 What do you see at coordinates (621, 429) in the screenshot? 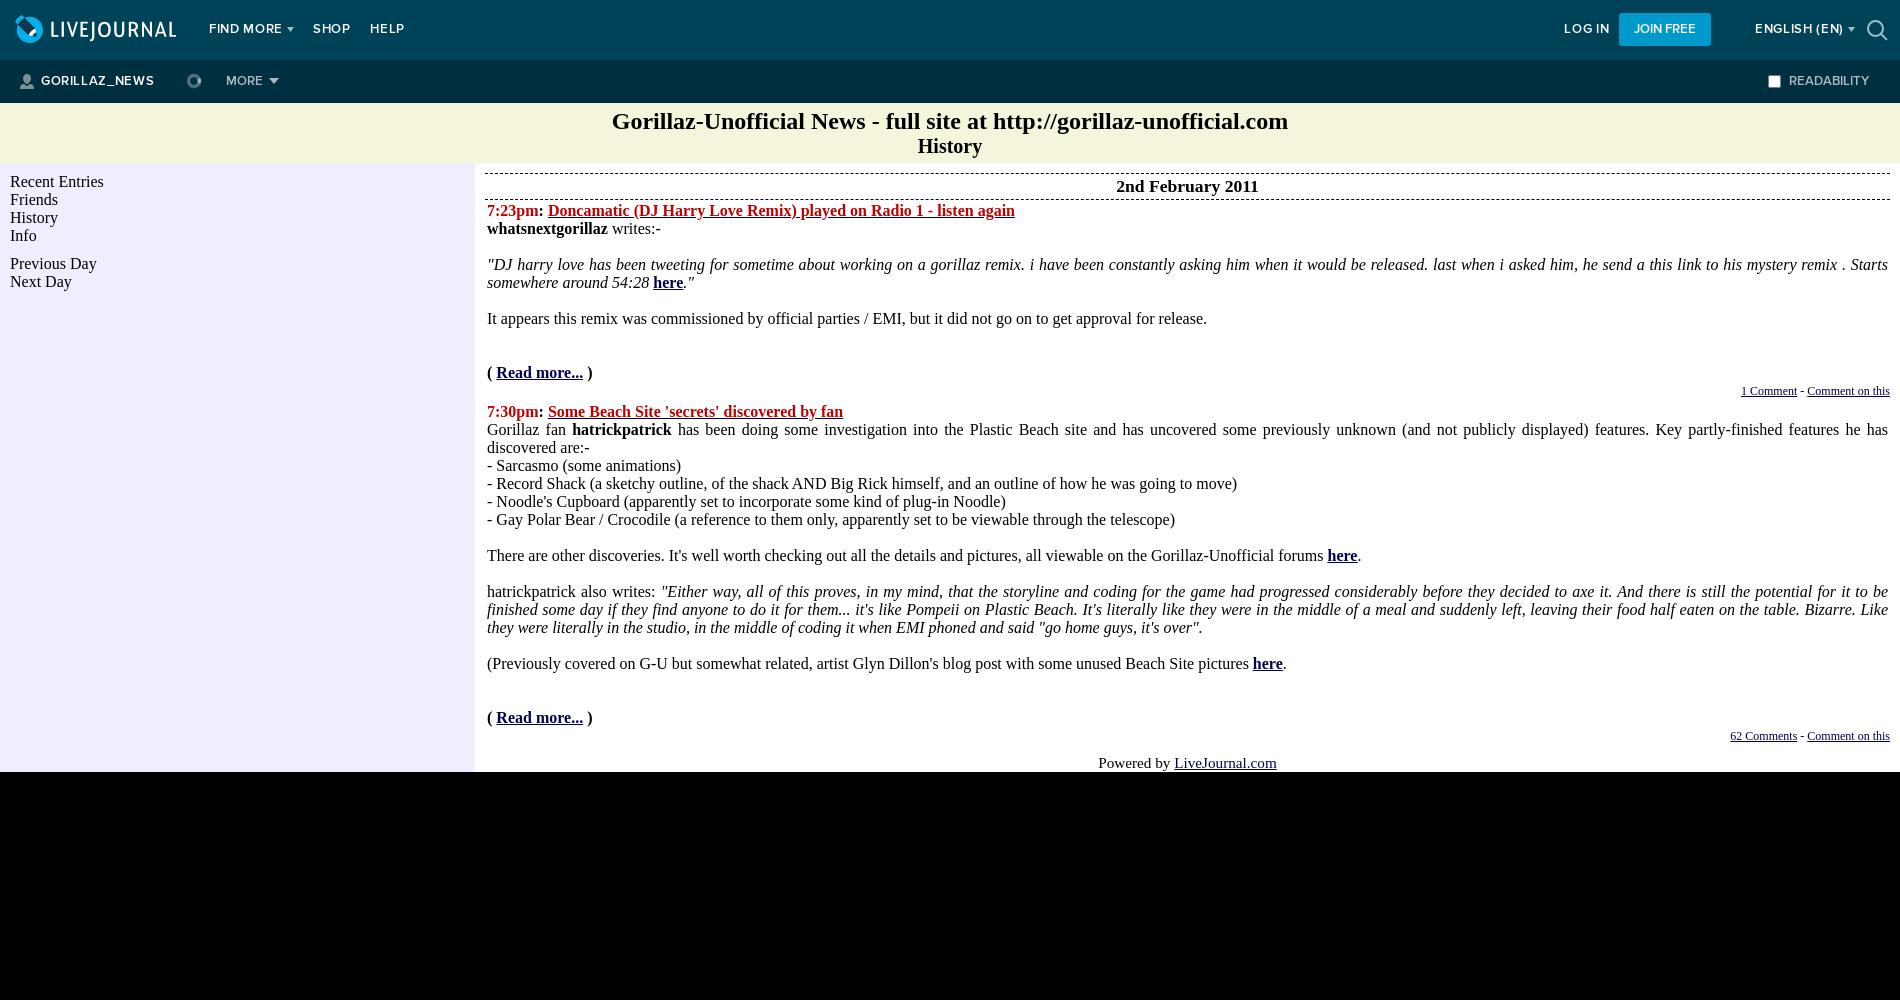
I see `'hatrickpatrick'` at bounding box center [621, 429].